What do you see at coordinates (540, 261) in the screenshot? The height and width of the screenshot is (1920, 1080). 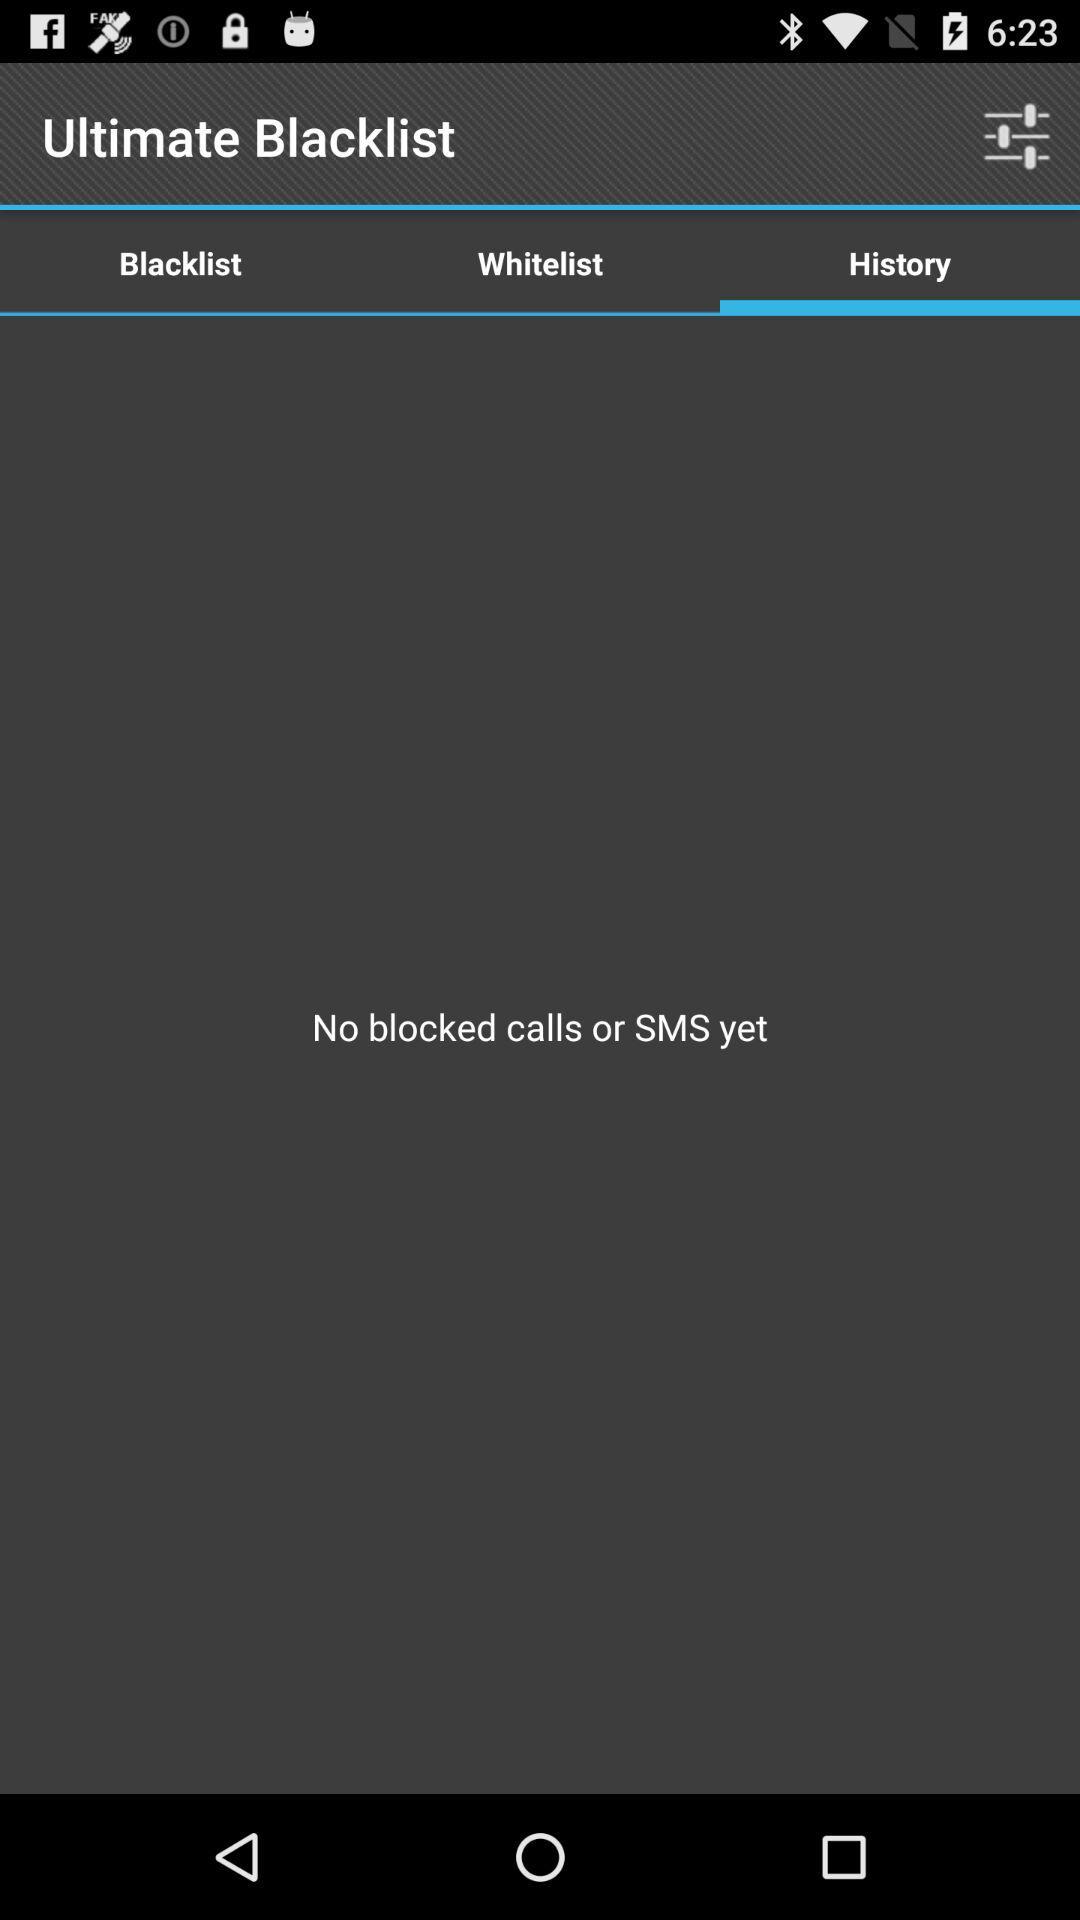 I see `item above no blocked calls icon` at bounding box center [540, 261].